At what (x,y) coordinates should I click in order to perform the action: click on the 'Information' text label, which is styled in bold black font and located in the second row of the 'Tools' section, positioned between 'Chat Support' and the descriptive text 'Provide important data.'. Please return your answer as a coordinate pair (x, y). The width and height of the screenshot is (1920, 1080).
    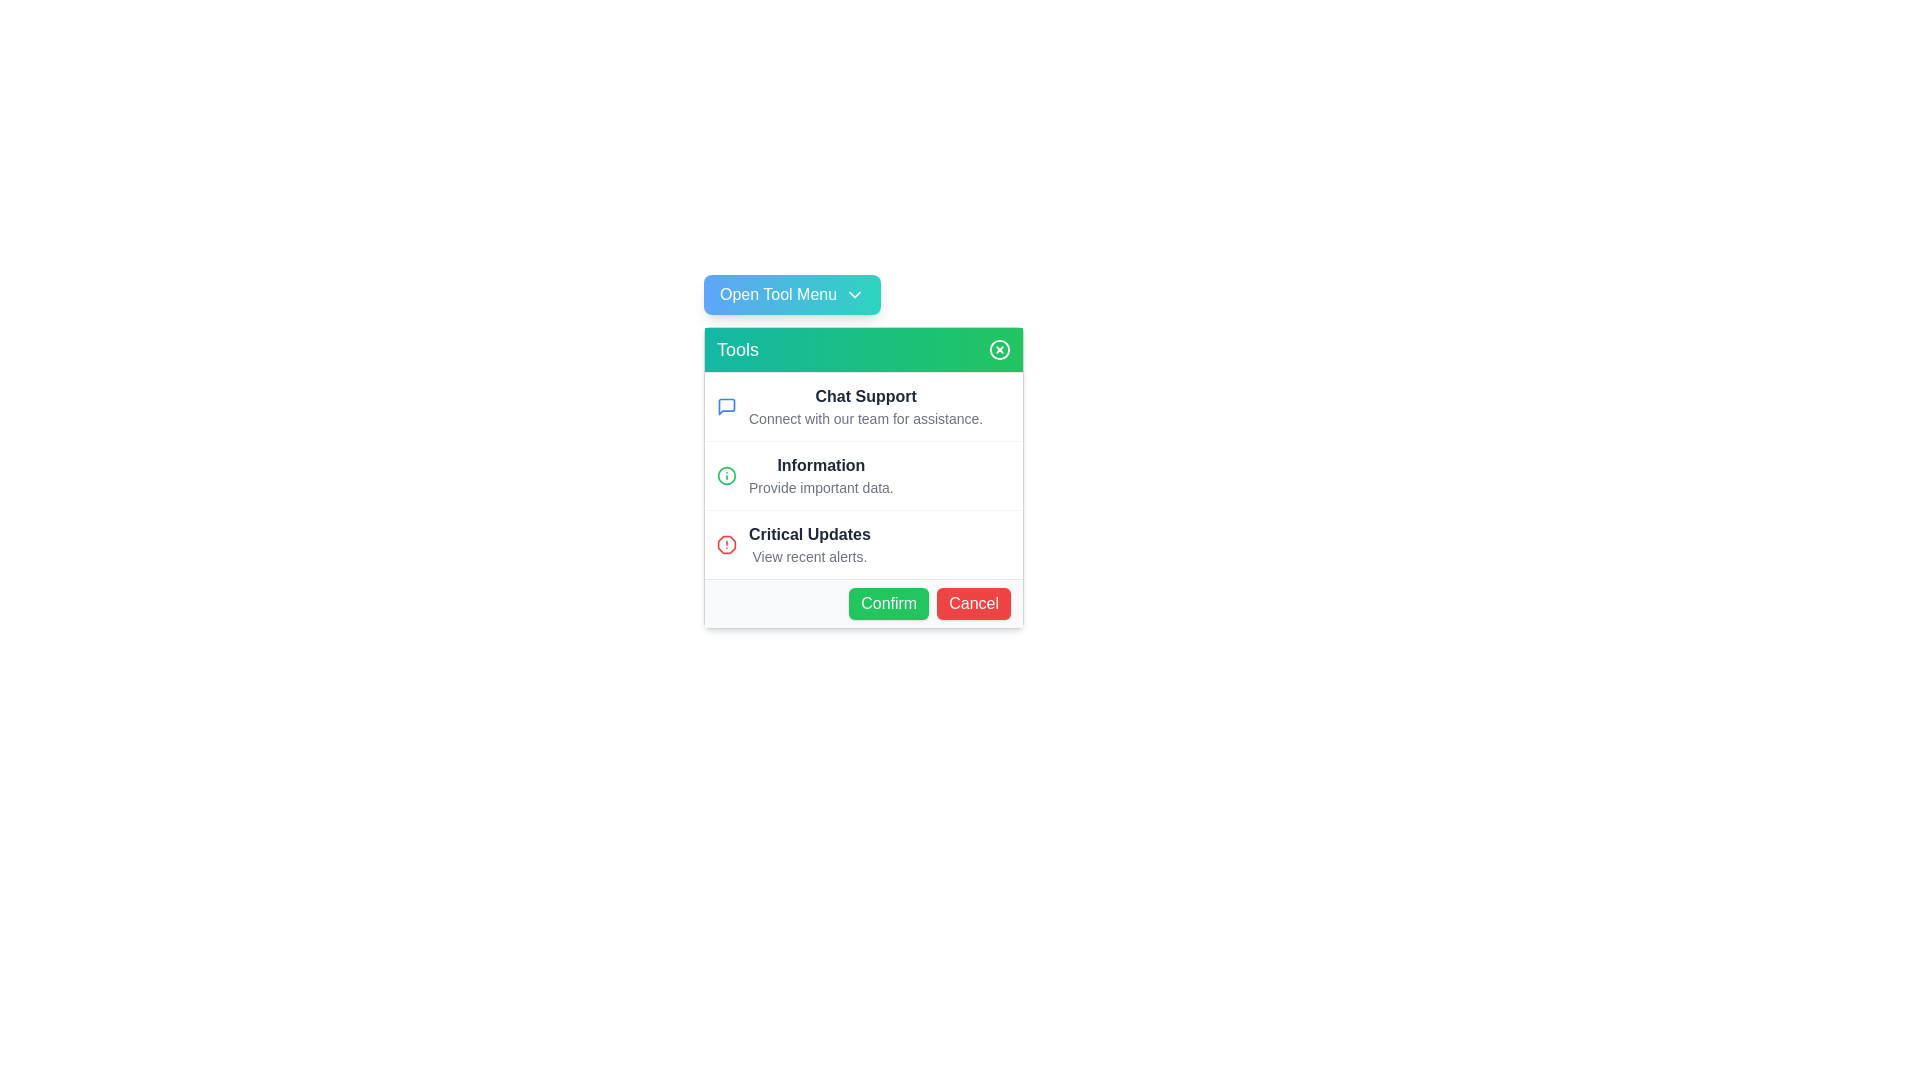
    Looking at the image, I should click on (821, 466).